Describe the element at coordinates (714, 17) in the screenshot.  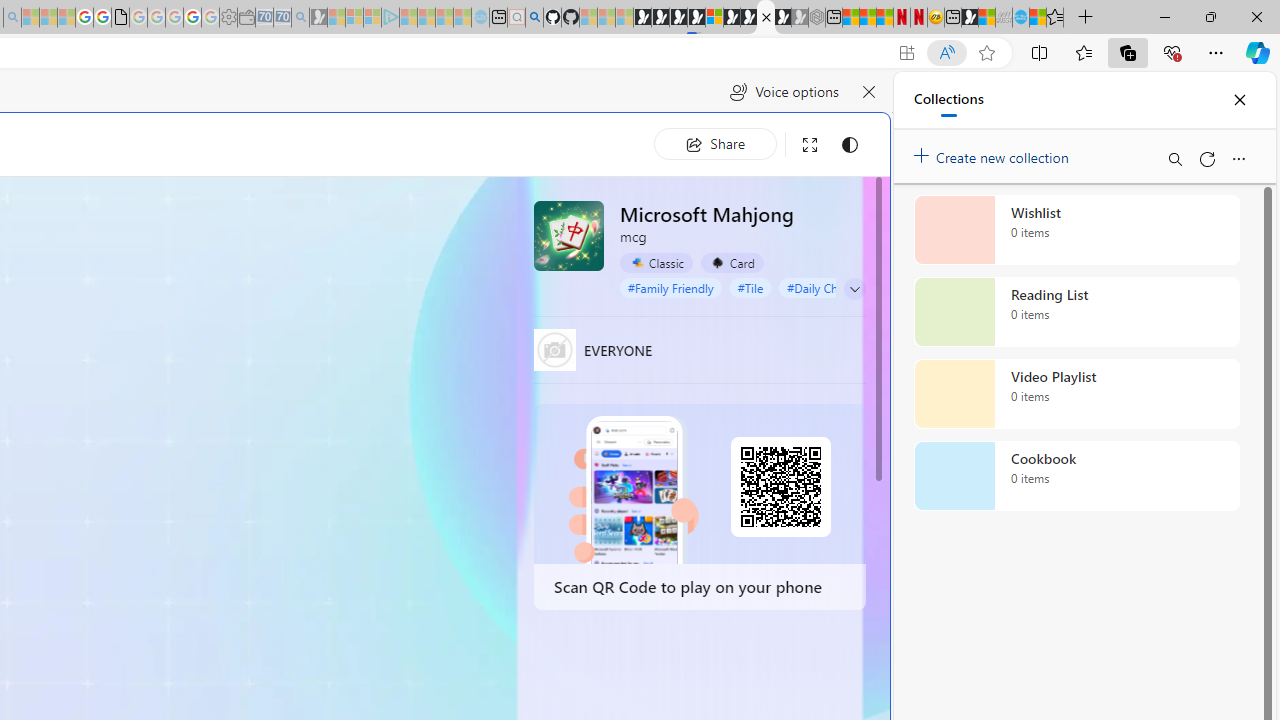
I see `'Sign in to your account'` at that location.